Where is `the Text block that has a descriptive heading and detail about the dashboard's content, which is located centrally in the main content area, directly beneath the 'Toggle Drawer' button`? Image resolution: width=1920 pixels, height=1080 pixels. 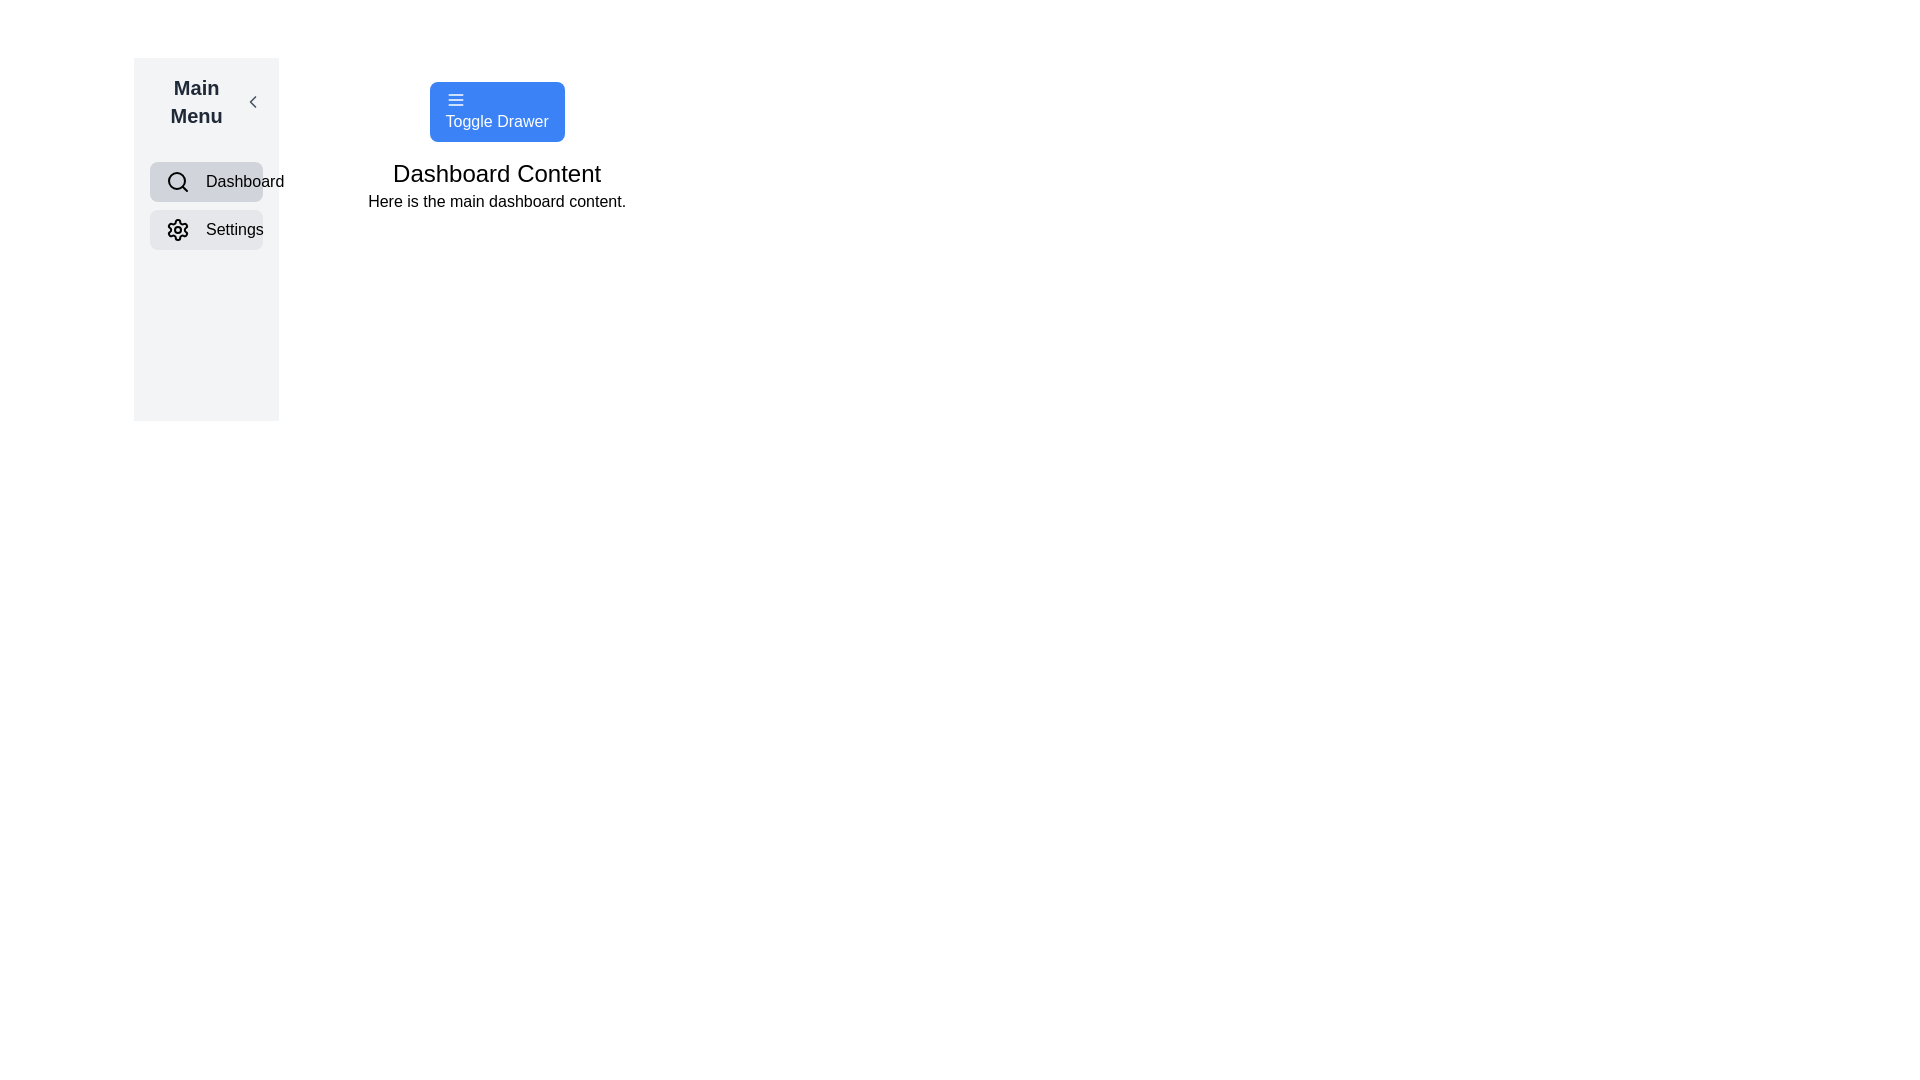
the Text block that has a descriptive heading and detail about the dashboard's content, which is located centrally in the main content area, directly beneath the 'Toggle Drawer' button is located at coordinates (497, 185).